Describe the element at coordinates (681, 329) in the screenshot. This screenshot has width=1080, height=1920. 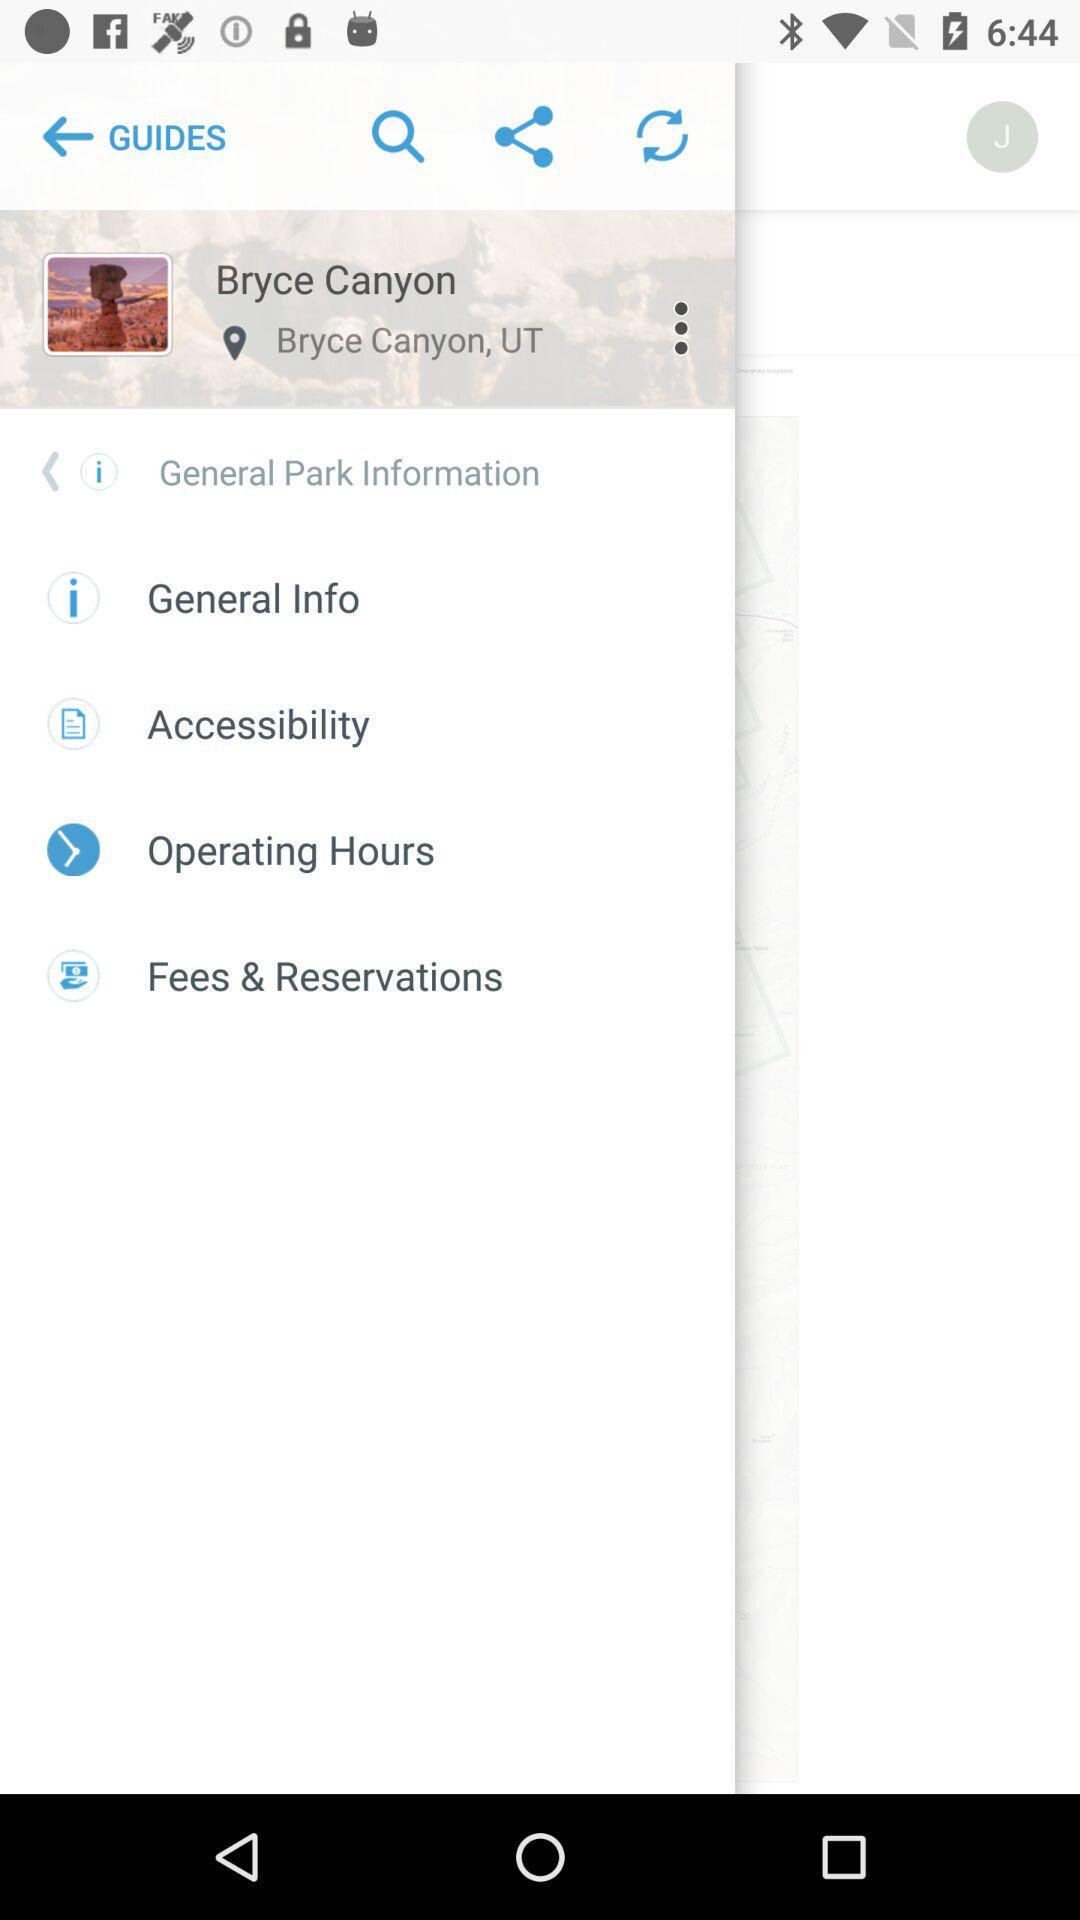
I see `the more icon` at that location.